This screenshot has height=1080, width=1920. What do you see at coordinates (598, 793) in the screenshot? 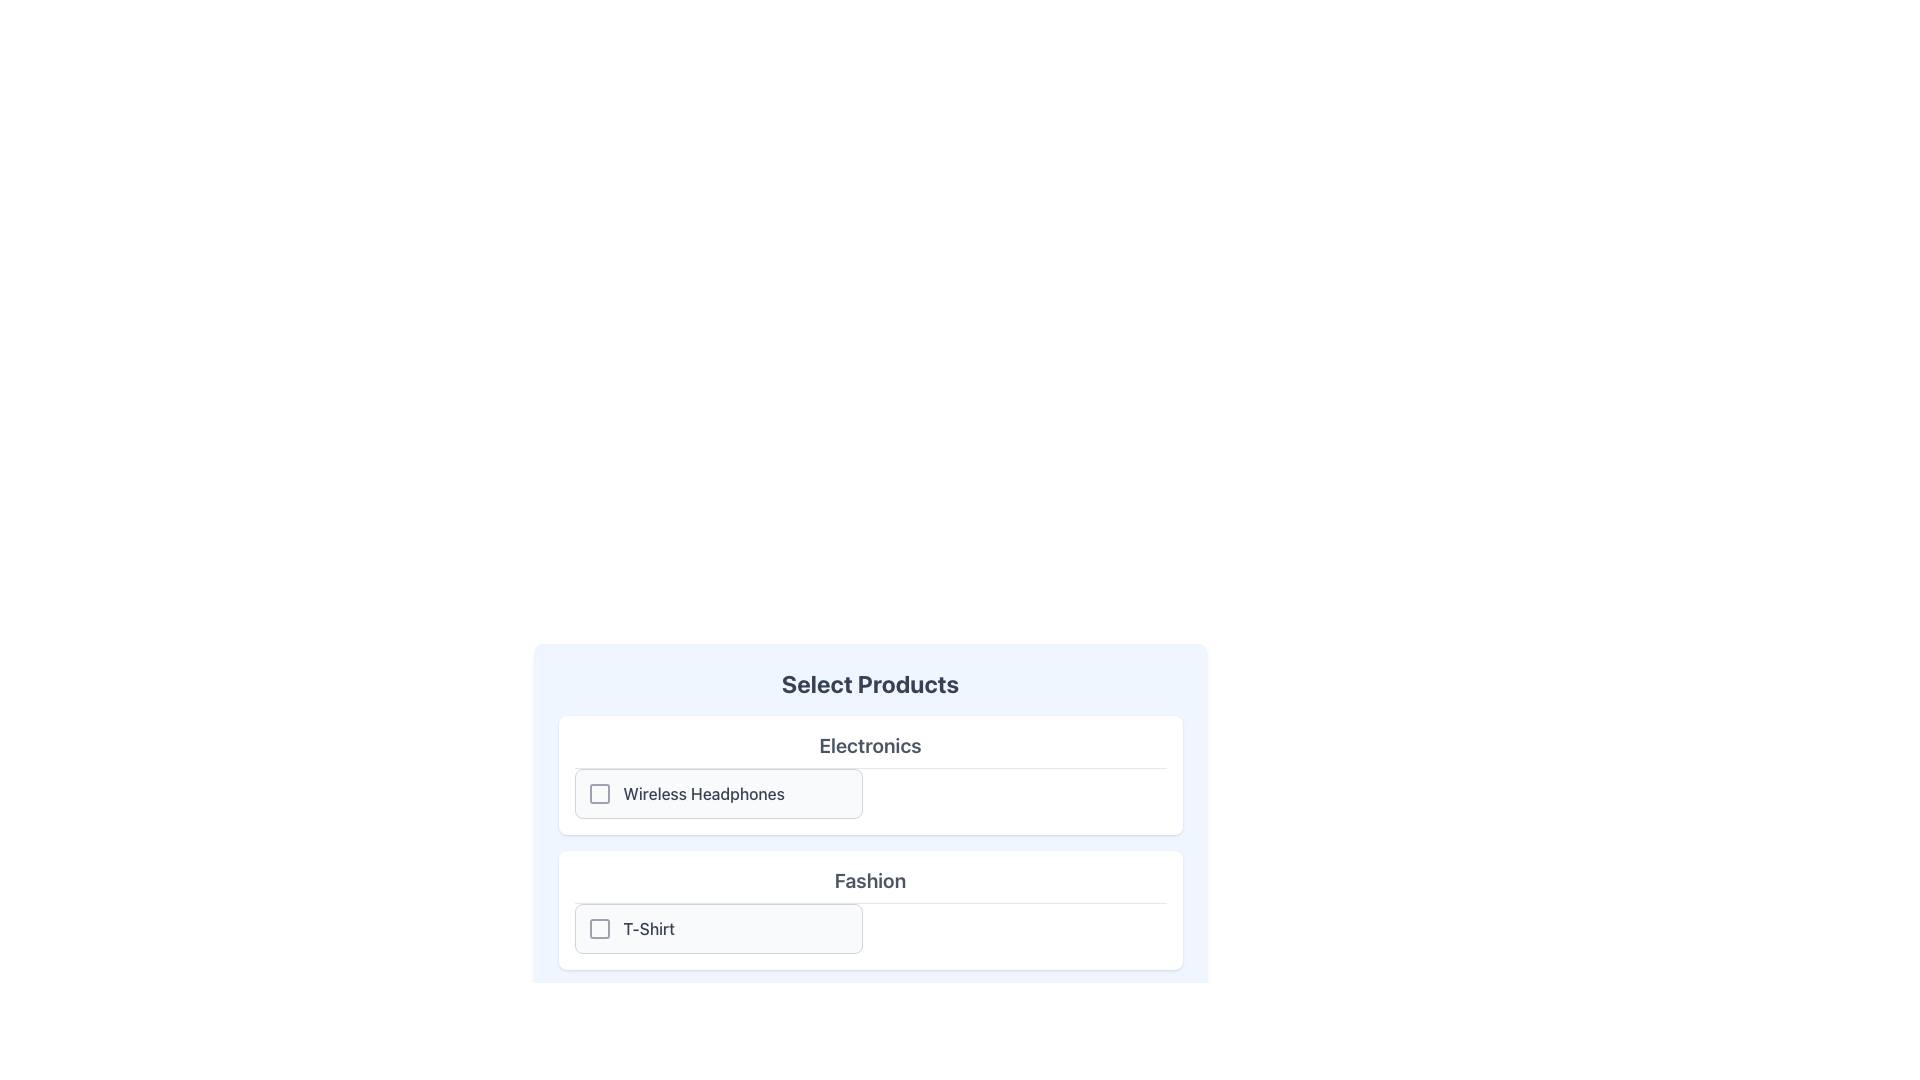
I see `the checkbox associated with the label 'Wireless Headphones'` at bounding box center [598, 793].